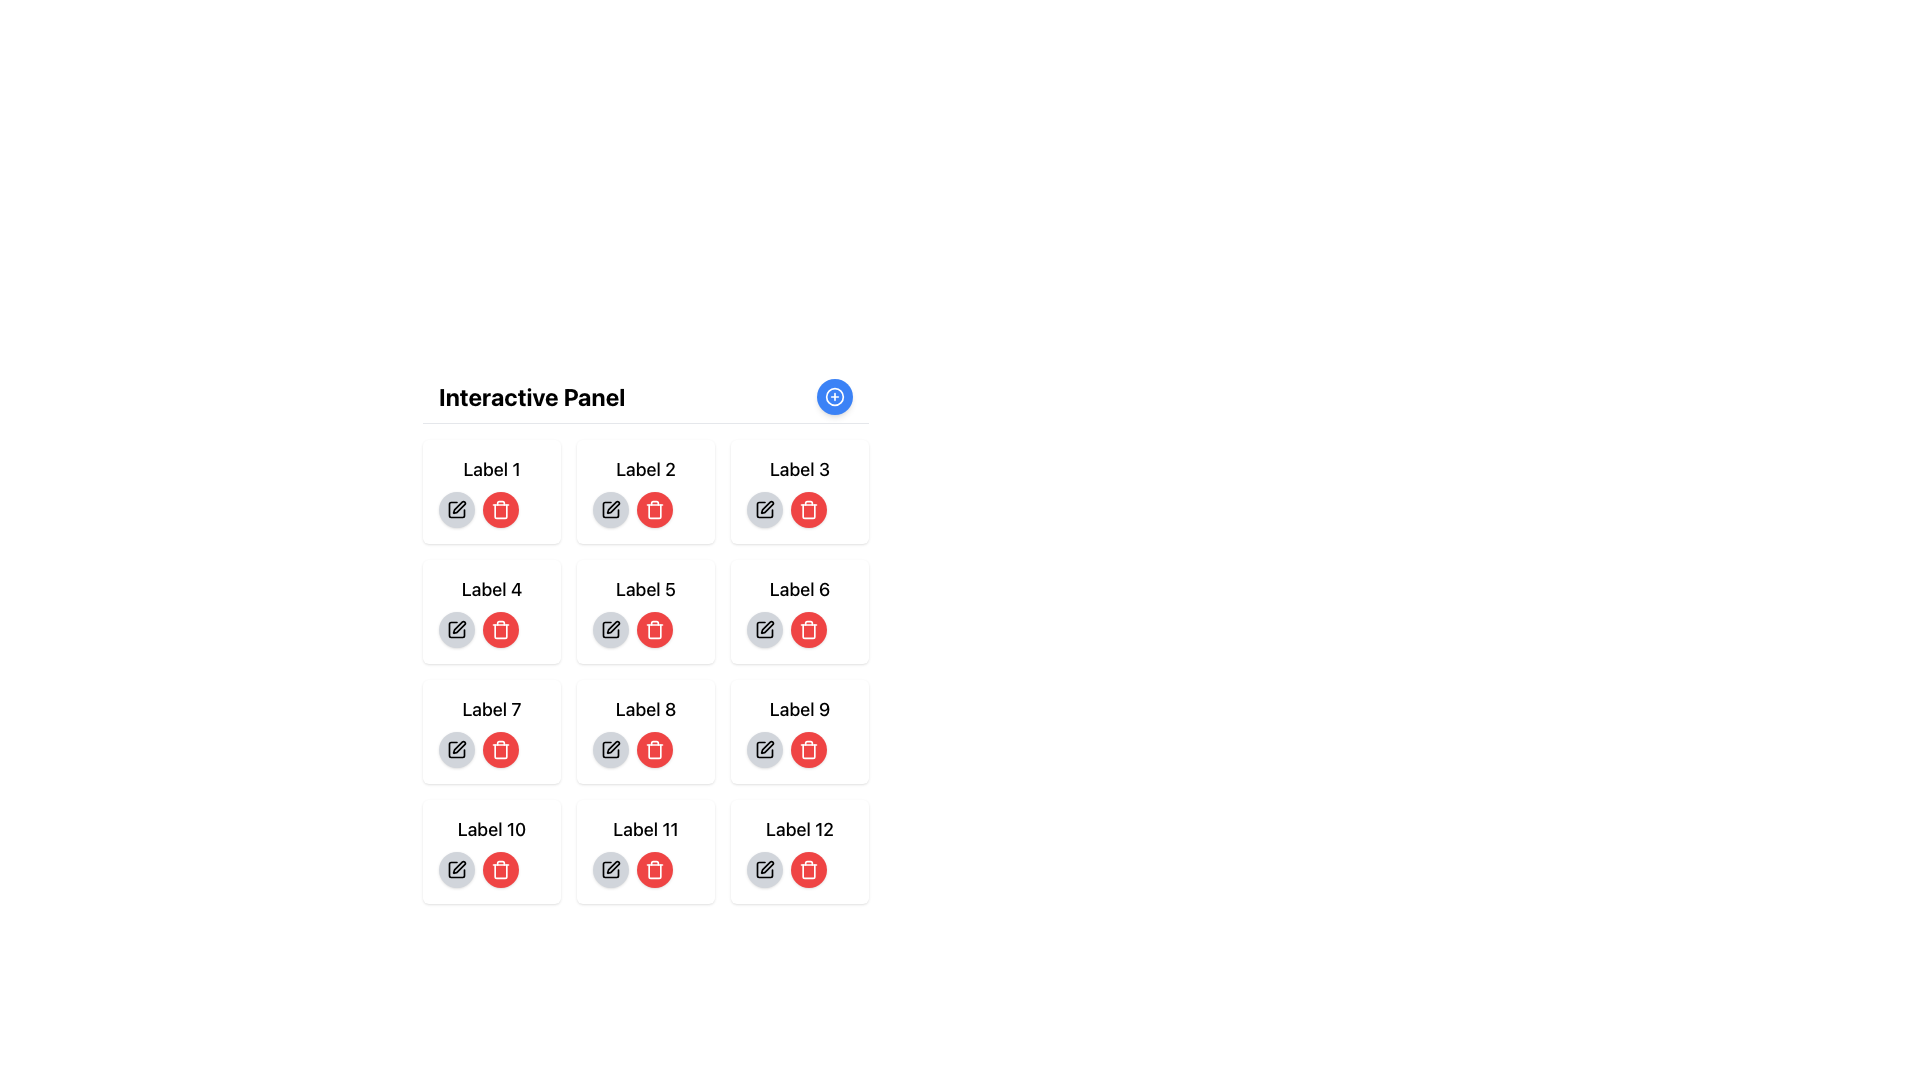 Image resolution: width=1920 pixels, height=1080 pixels. What do you see at coordinates (491, 492) in the screenshot?
I see `the delete button on the first interactive card located in the top-left corner of the grid layout under the heading 'Interactive Panel.'` at bounding box center [491, 492].